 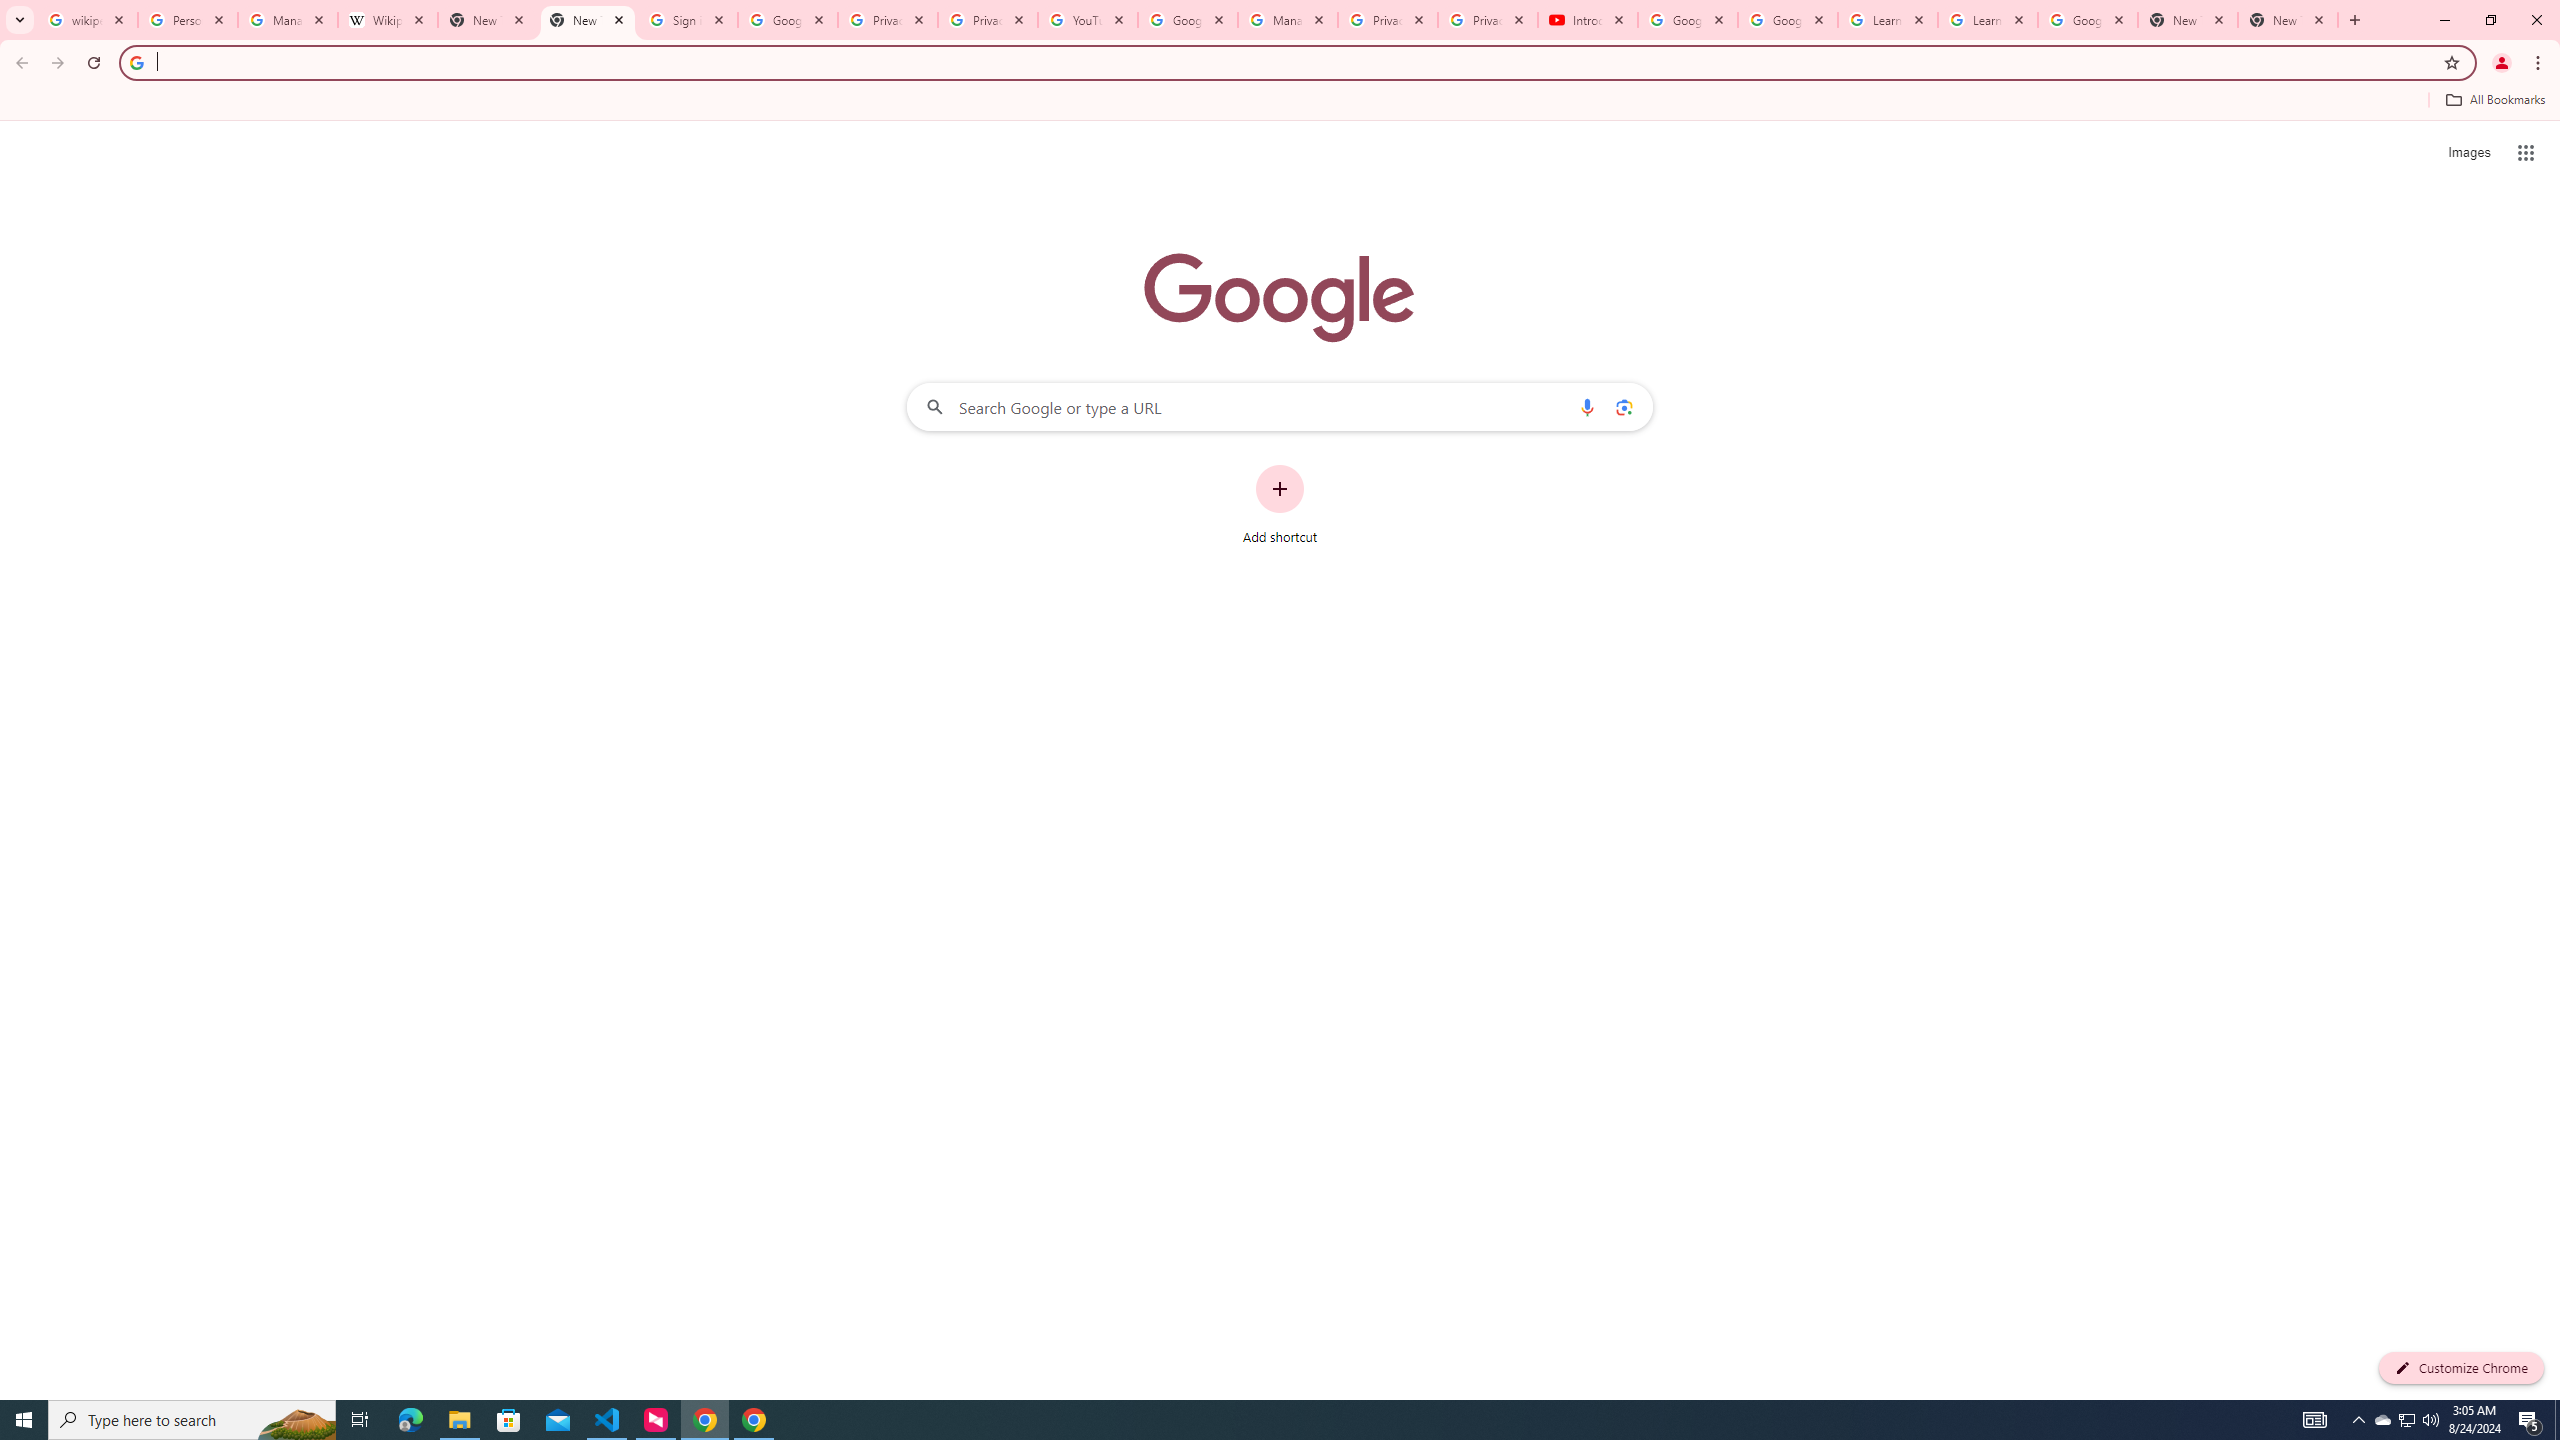 What do you see at coordinates (2188, 19) in the screenshot?
I see `'New Tab'` at bounding box center [2188, 19].